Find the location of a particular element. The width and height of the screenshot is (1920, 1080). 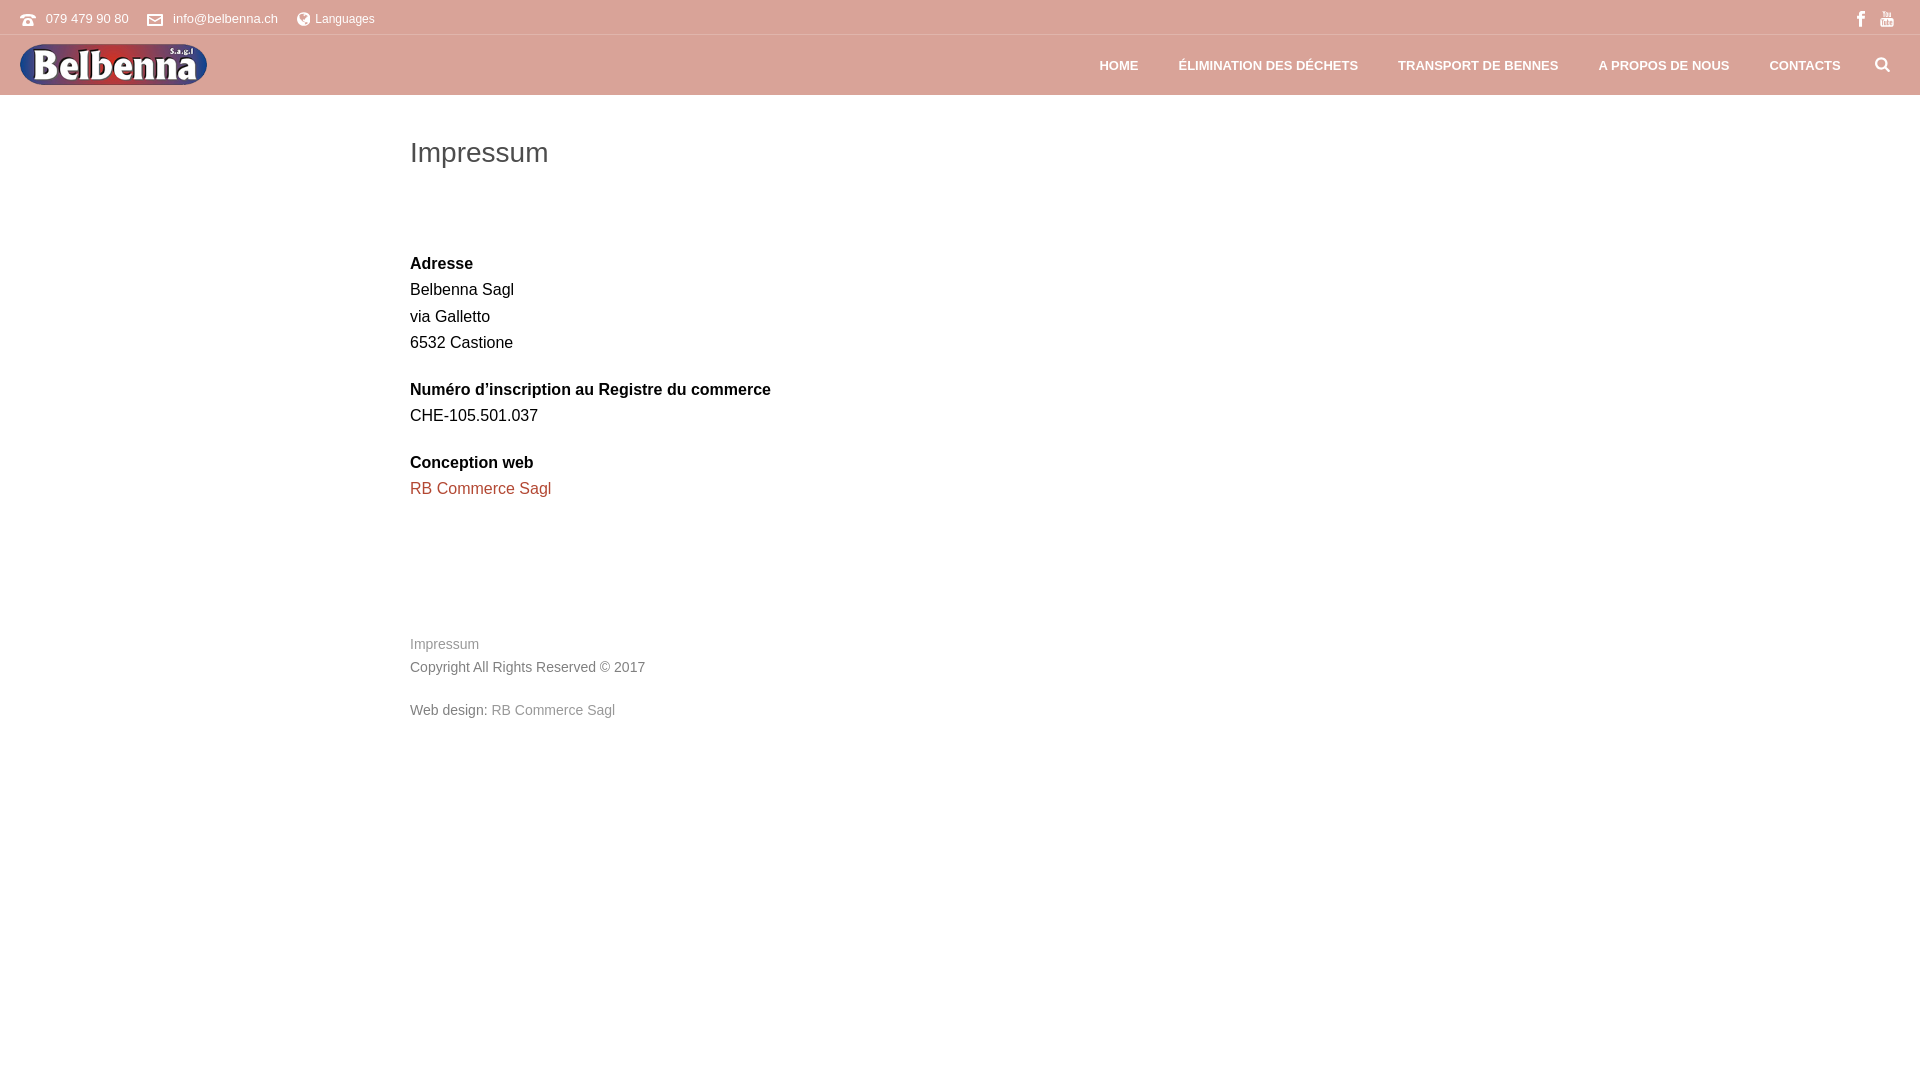

'CONTACTS' is located at coordinates (1804, 64).